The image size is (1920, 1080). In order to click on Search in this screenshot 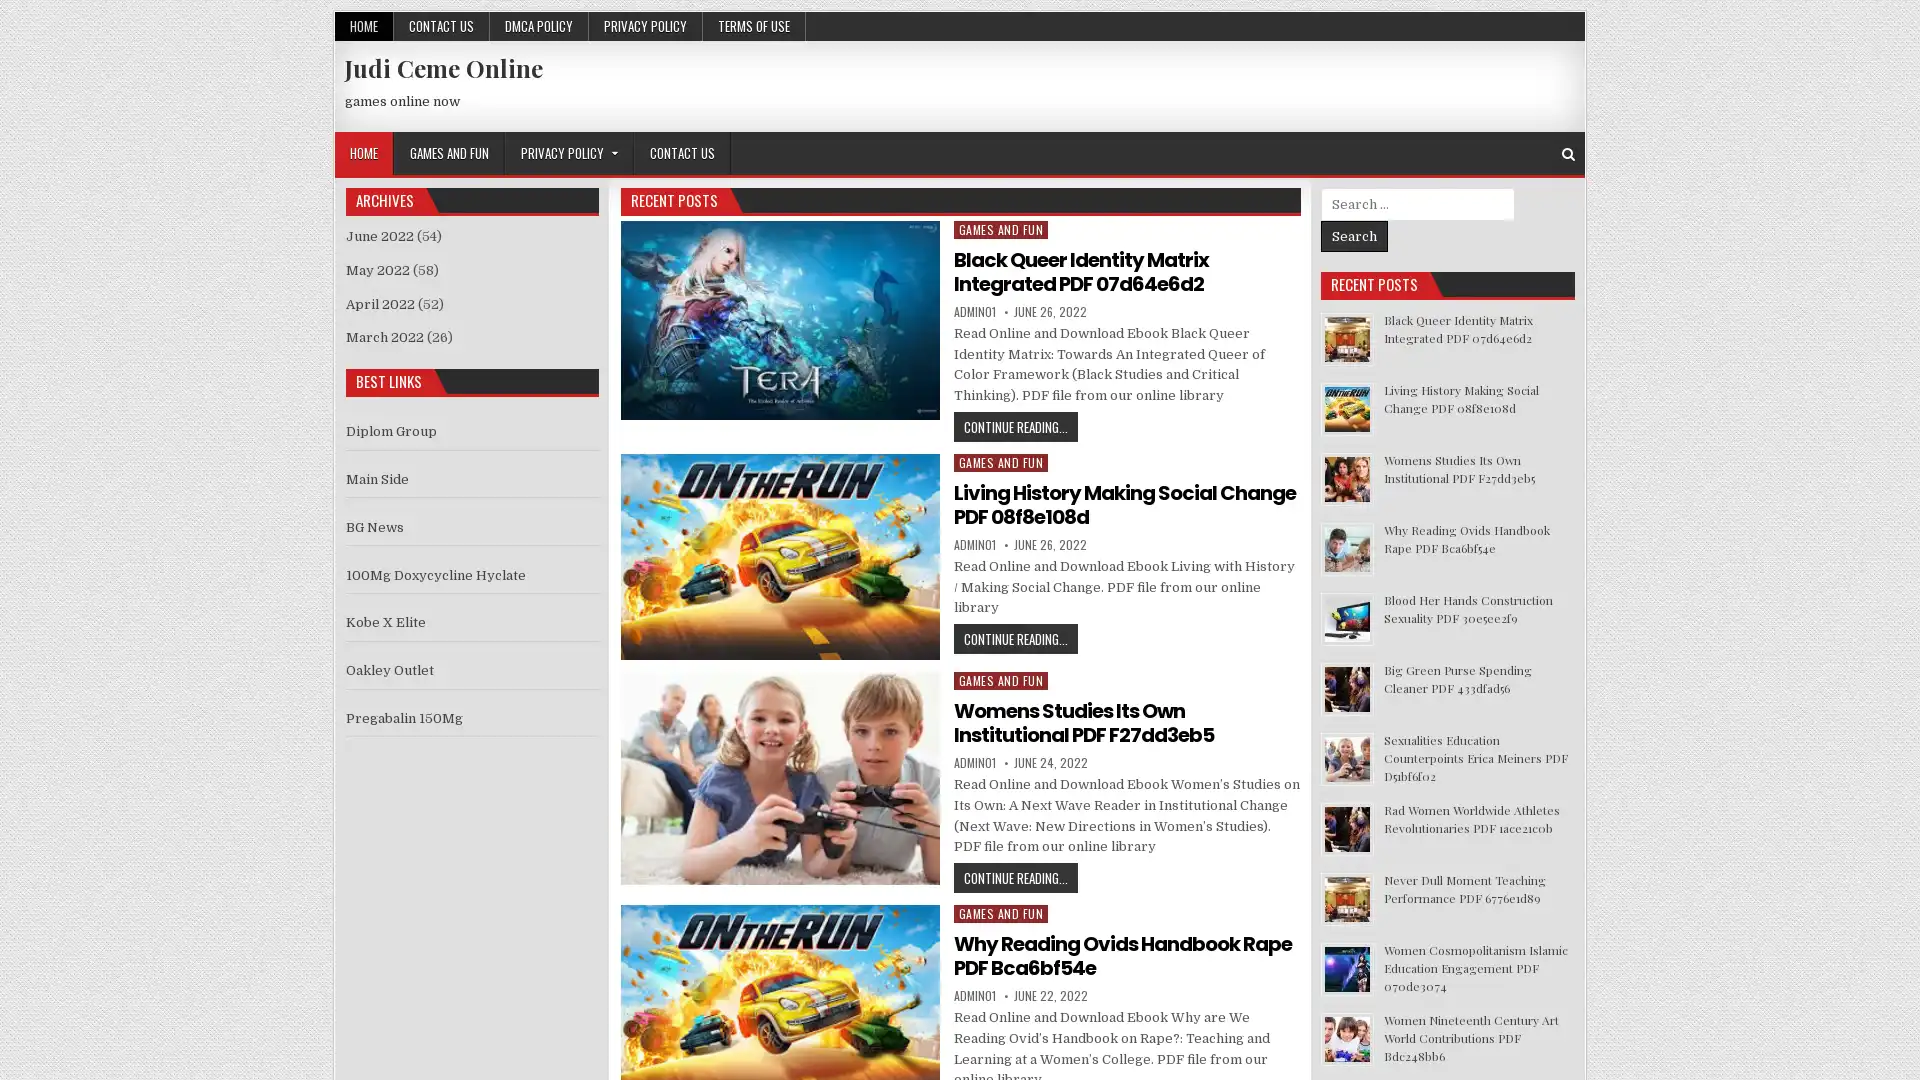, I will do `click(1354, 235)`.